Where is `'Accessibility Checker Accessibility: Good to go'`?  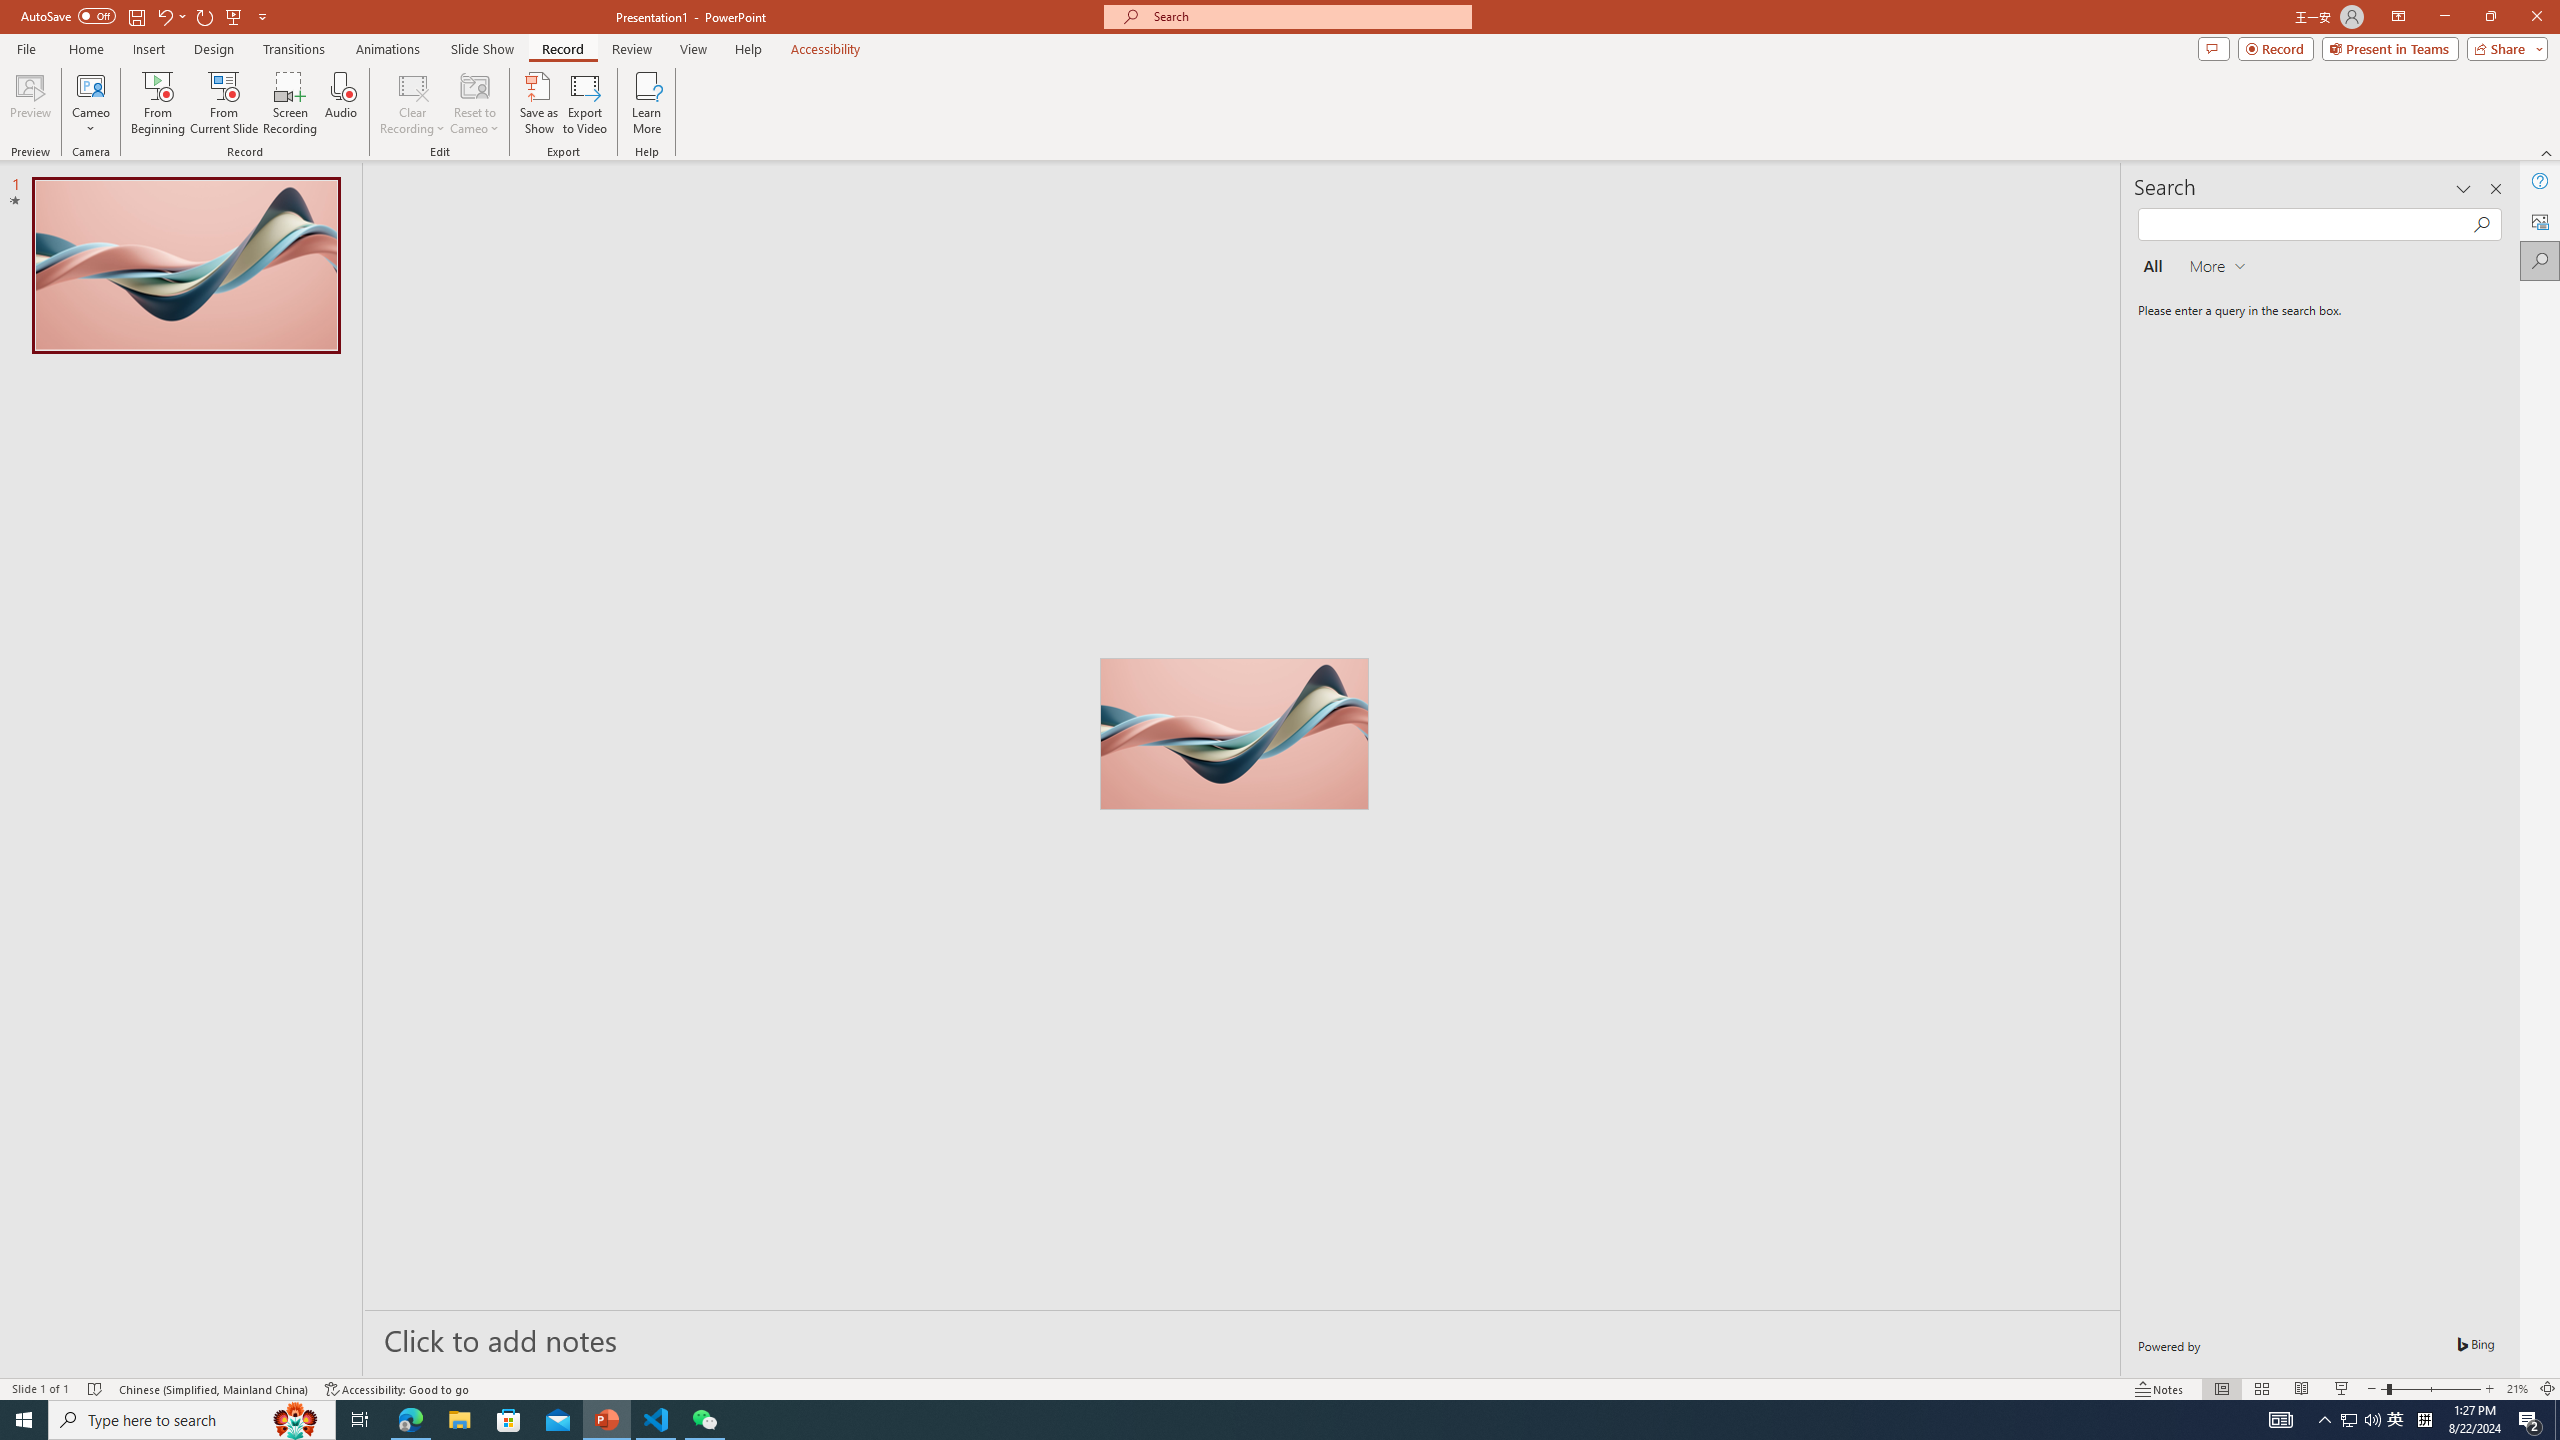
'Accessibility Checker Accessibility: Good to go' is located at coordinates (398, 1389).